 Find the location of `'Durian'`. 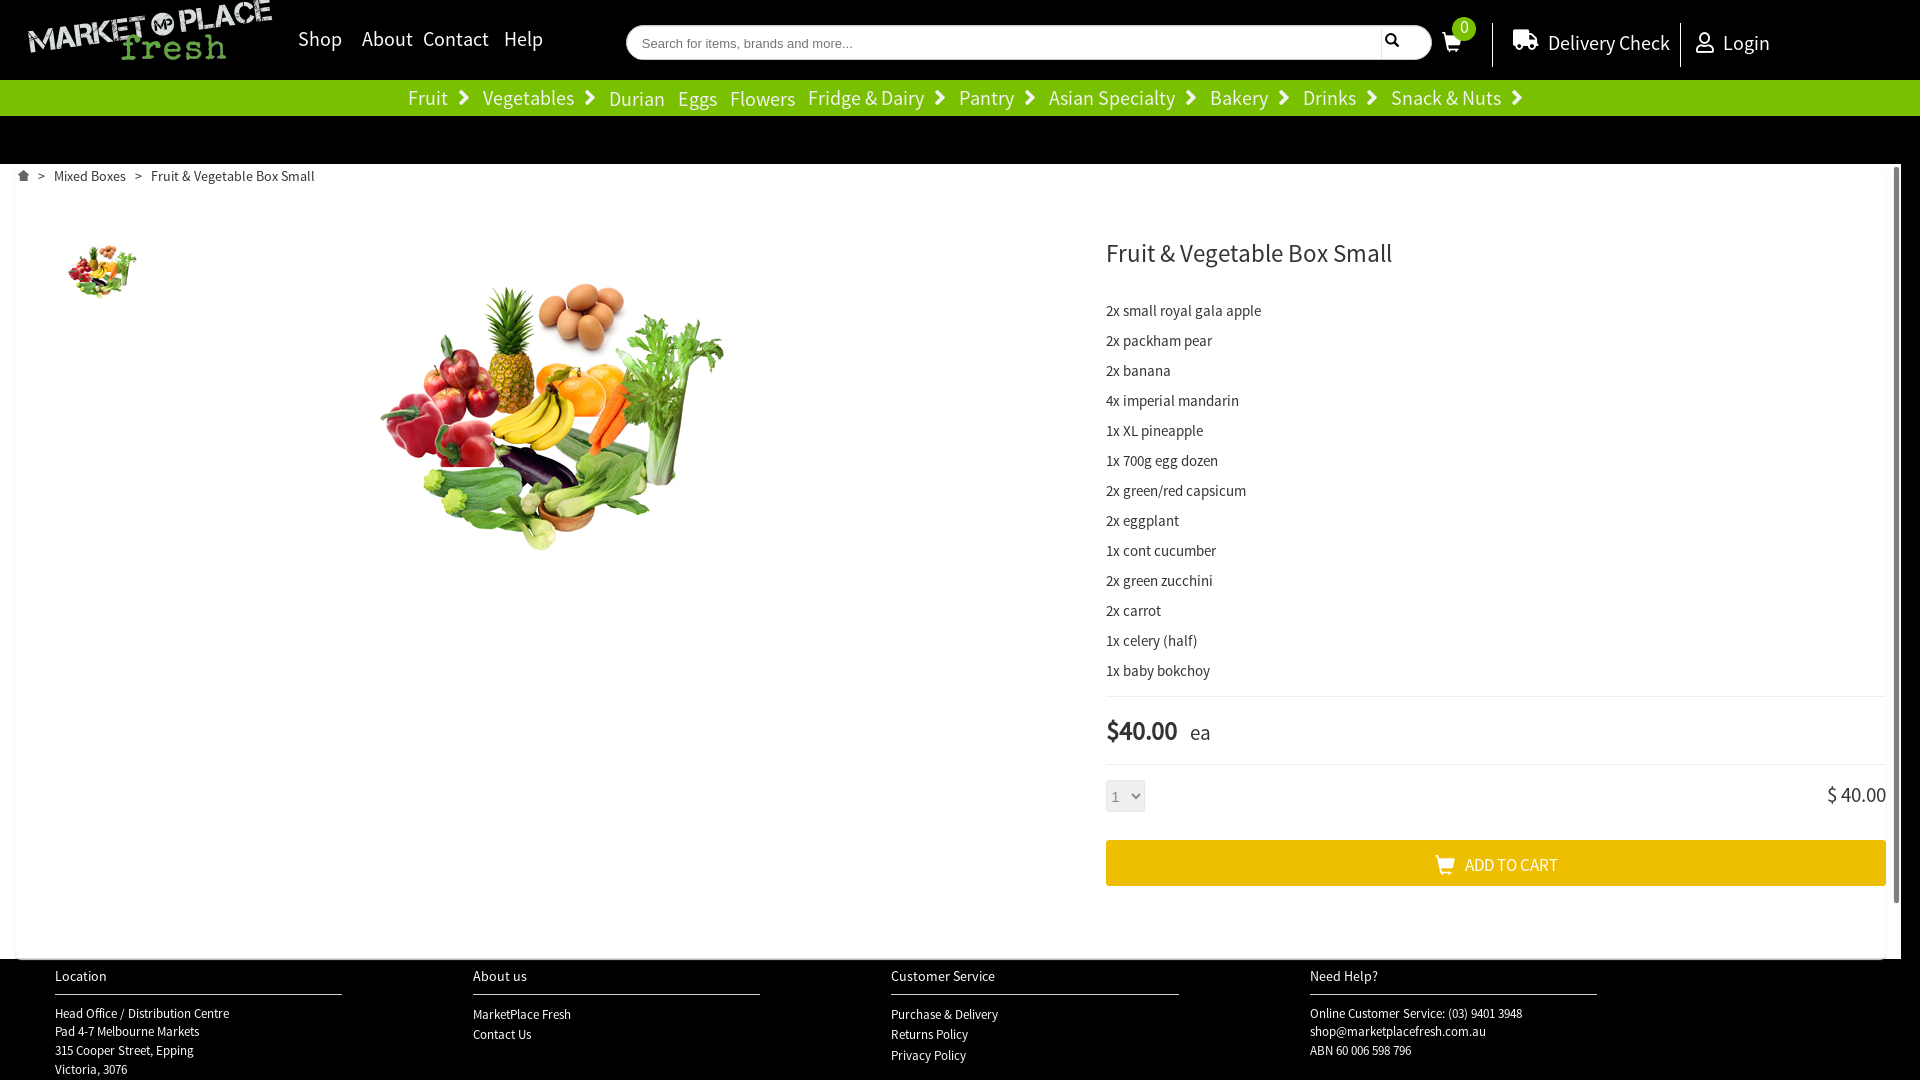

'Durian' is located at coordinates (607, 97).